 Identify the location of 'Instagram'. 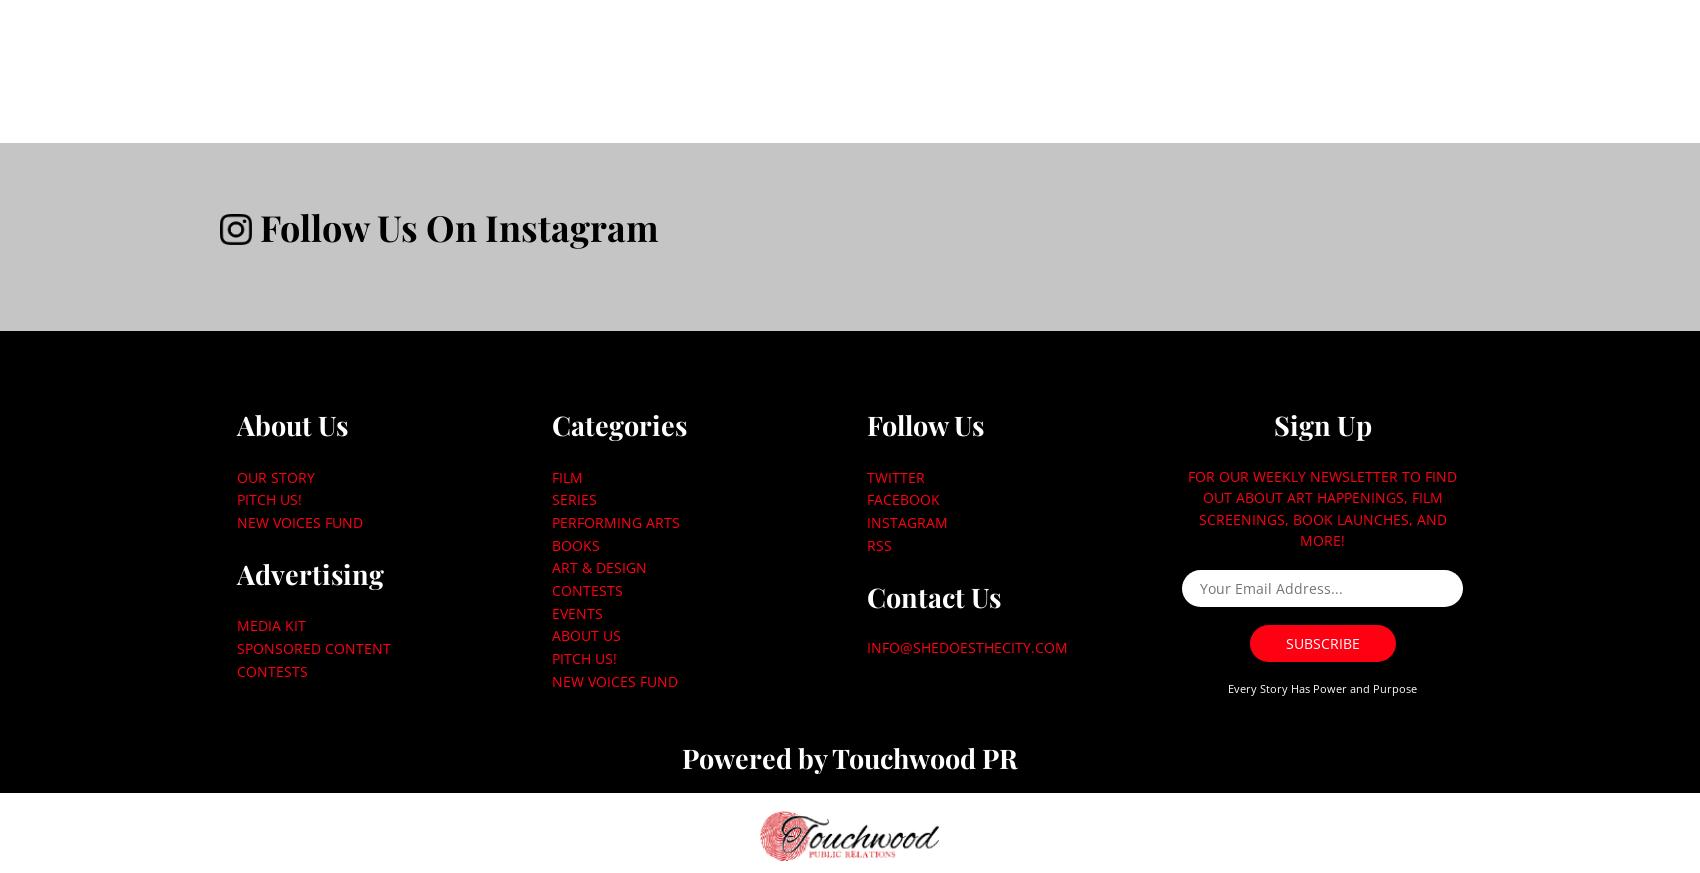
(906, 521).